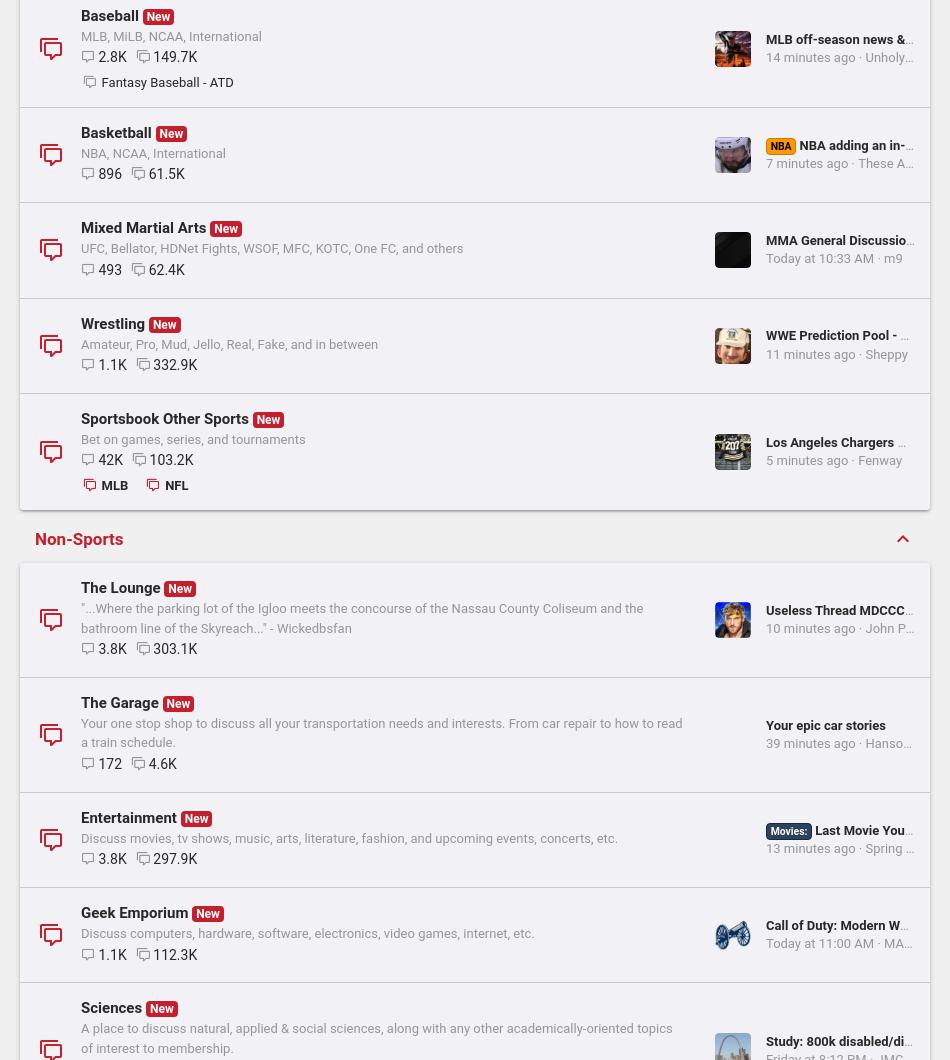 The height and width of the screenshot is (1060, 950). I want to click on '3.5K', so click(98, 975).